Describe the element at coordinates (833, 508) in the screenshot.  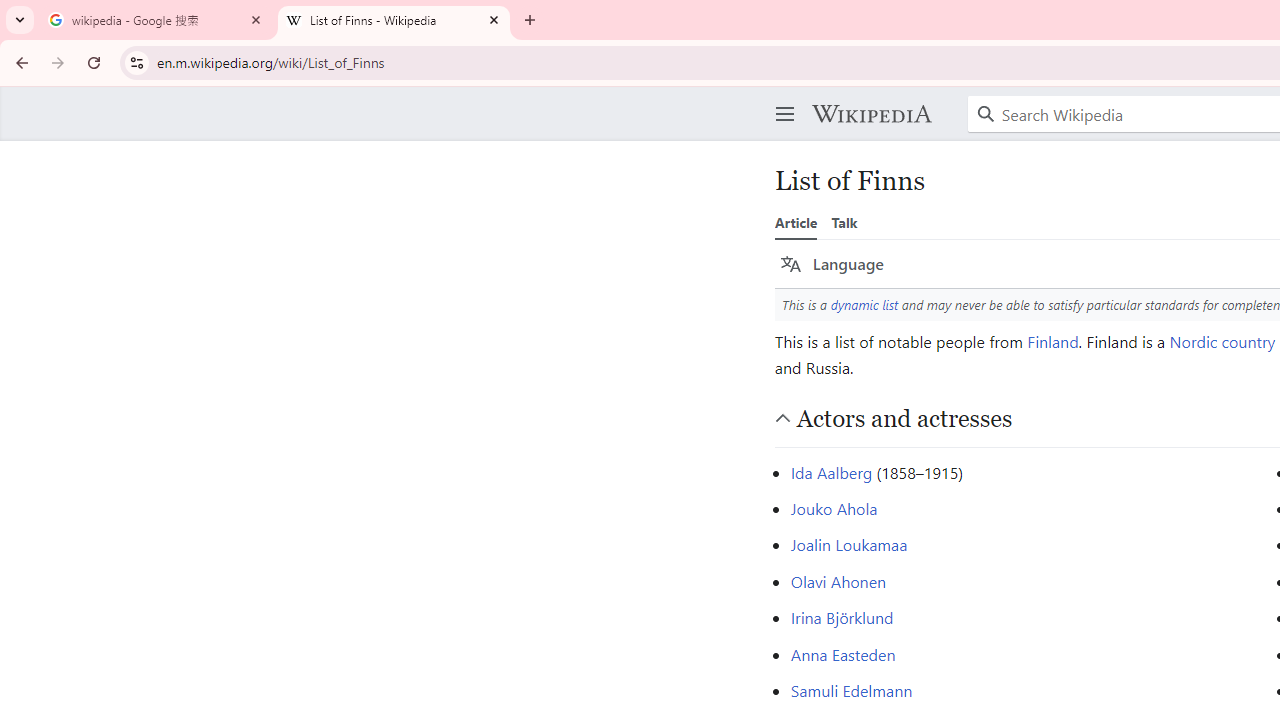
I see `'Jouko Ahola'` at that location.